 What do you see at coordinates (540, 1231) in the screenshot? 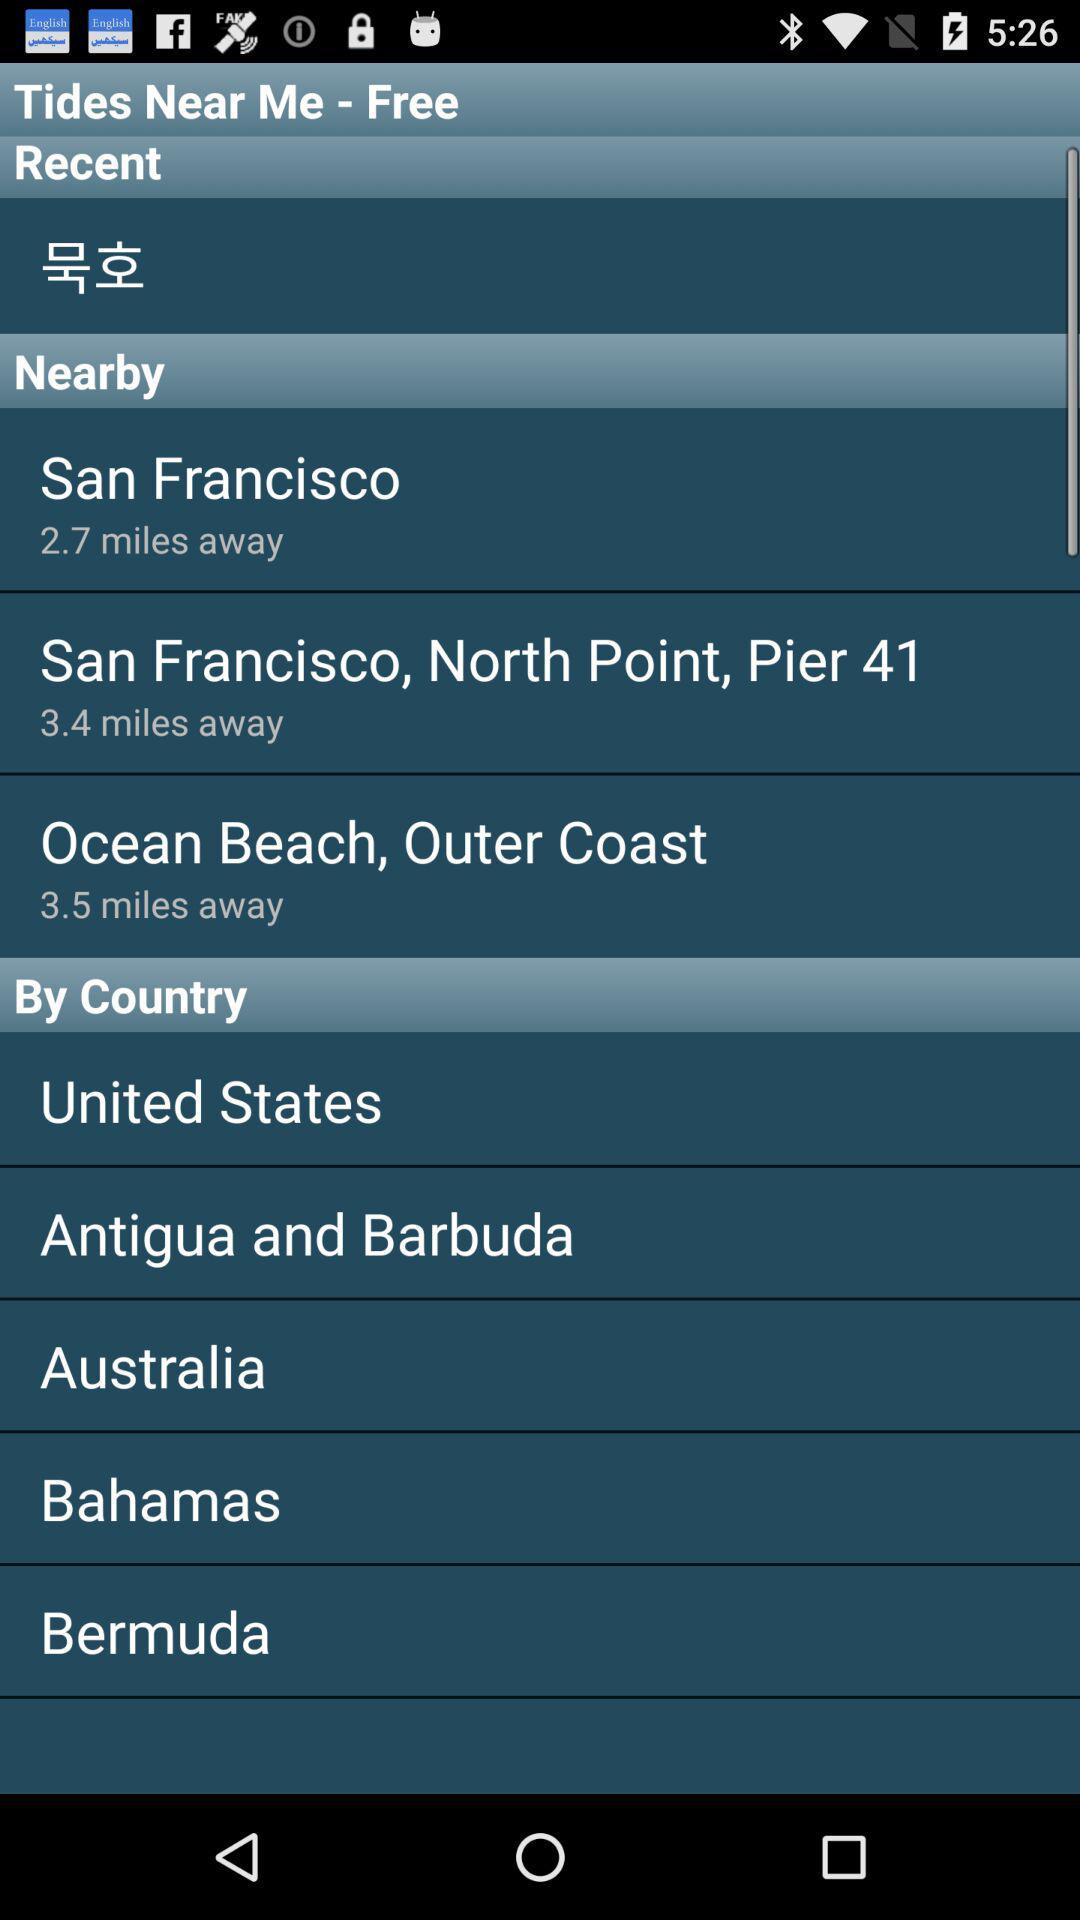
I see `the item above australia item` at bounding box center [540, 1231].